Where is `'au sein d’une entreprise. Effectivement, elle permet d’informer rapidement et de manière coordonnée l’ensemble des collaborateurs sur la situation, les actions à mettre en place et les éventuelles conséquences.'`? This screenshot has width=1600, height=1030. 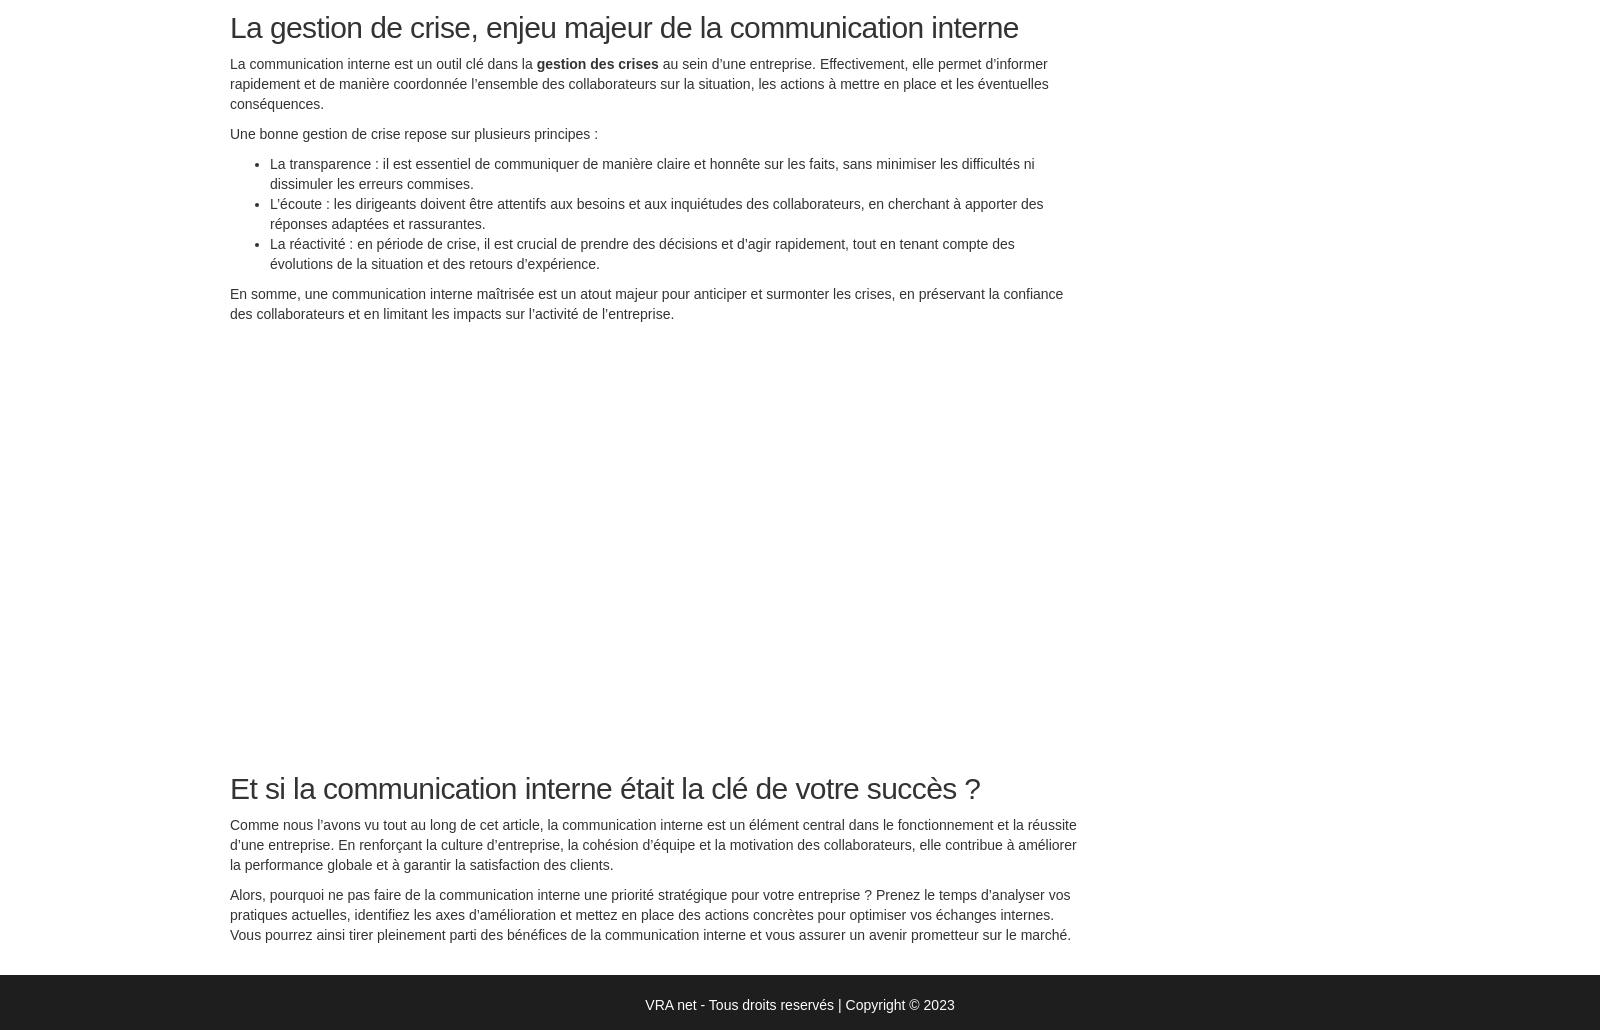
'au sein d’une entreprise. Effectivement, elle permet d’informer rapidement et de manière coordonnée l’ensemble des collaborateurs sur la situation, les actions à mettre en place et les éventuelles conséquences.' is located at coordinates (229, 86).